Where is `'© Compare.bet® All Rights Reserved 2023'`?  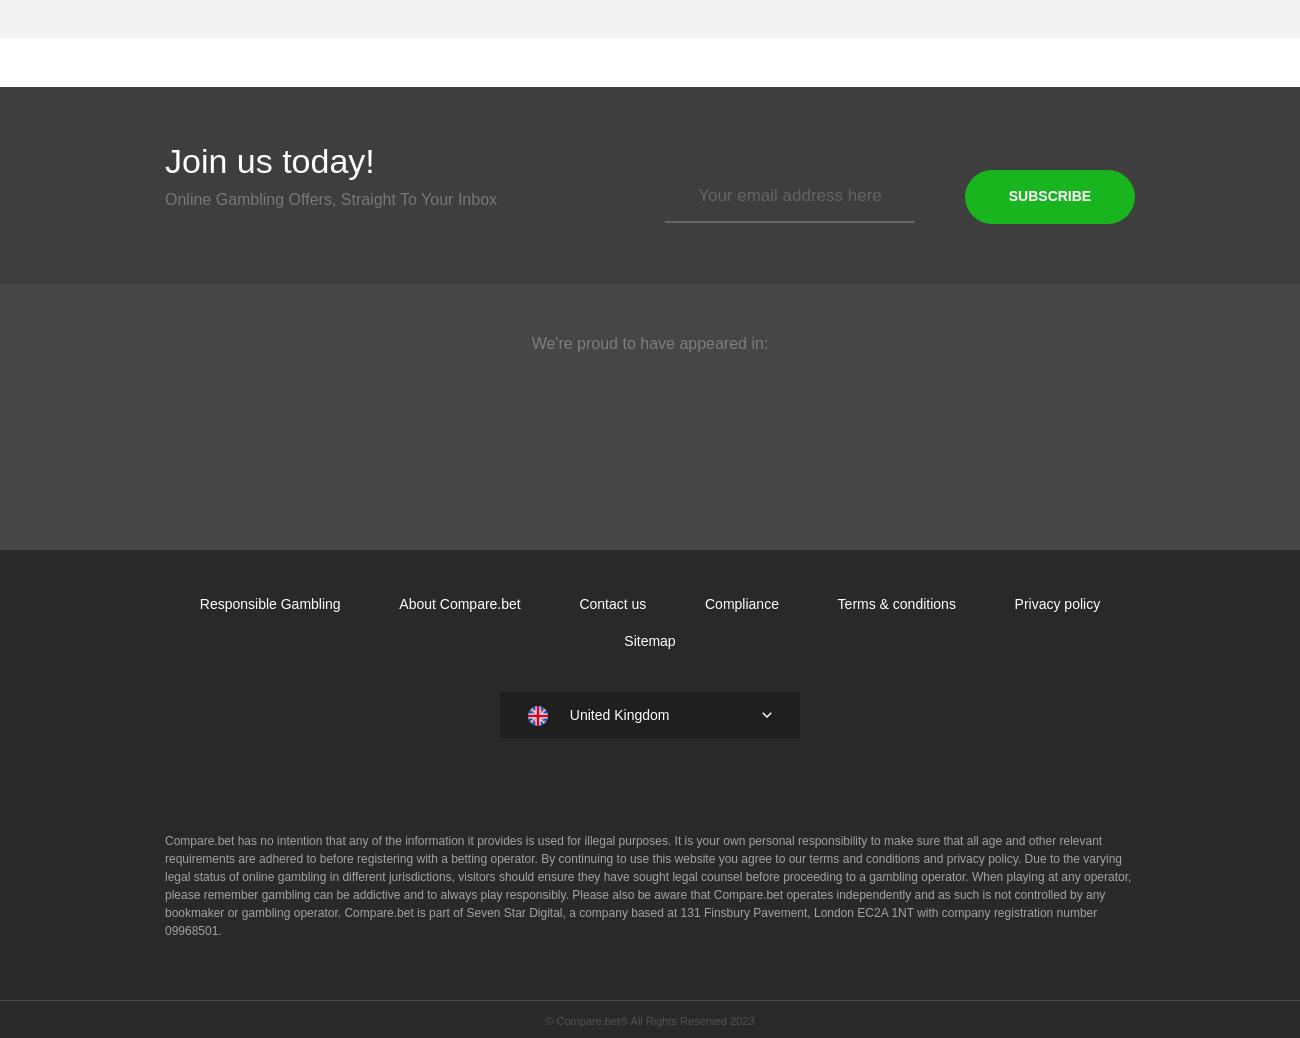 '© Compare.bet® All Rights Reserved 2023' is located at coordinates (543, 1020).